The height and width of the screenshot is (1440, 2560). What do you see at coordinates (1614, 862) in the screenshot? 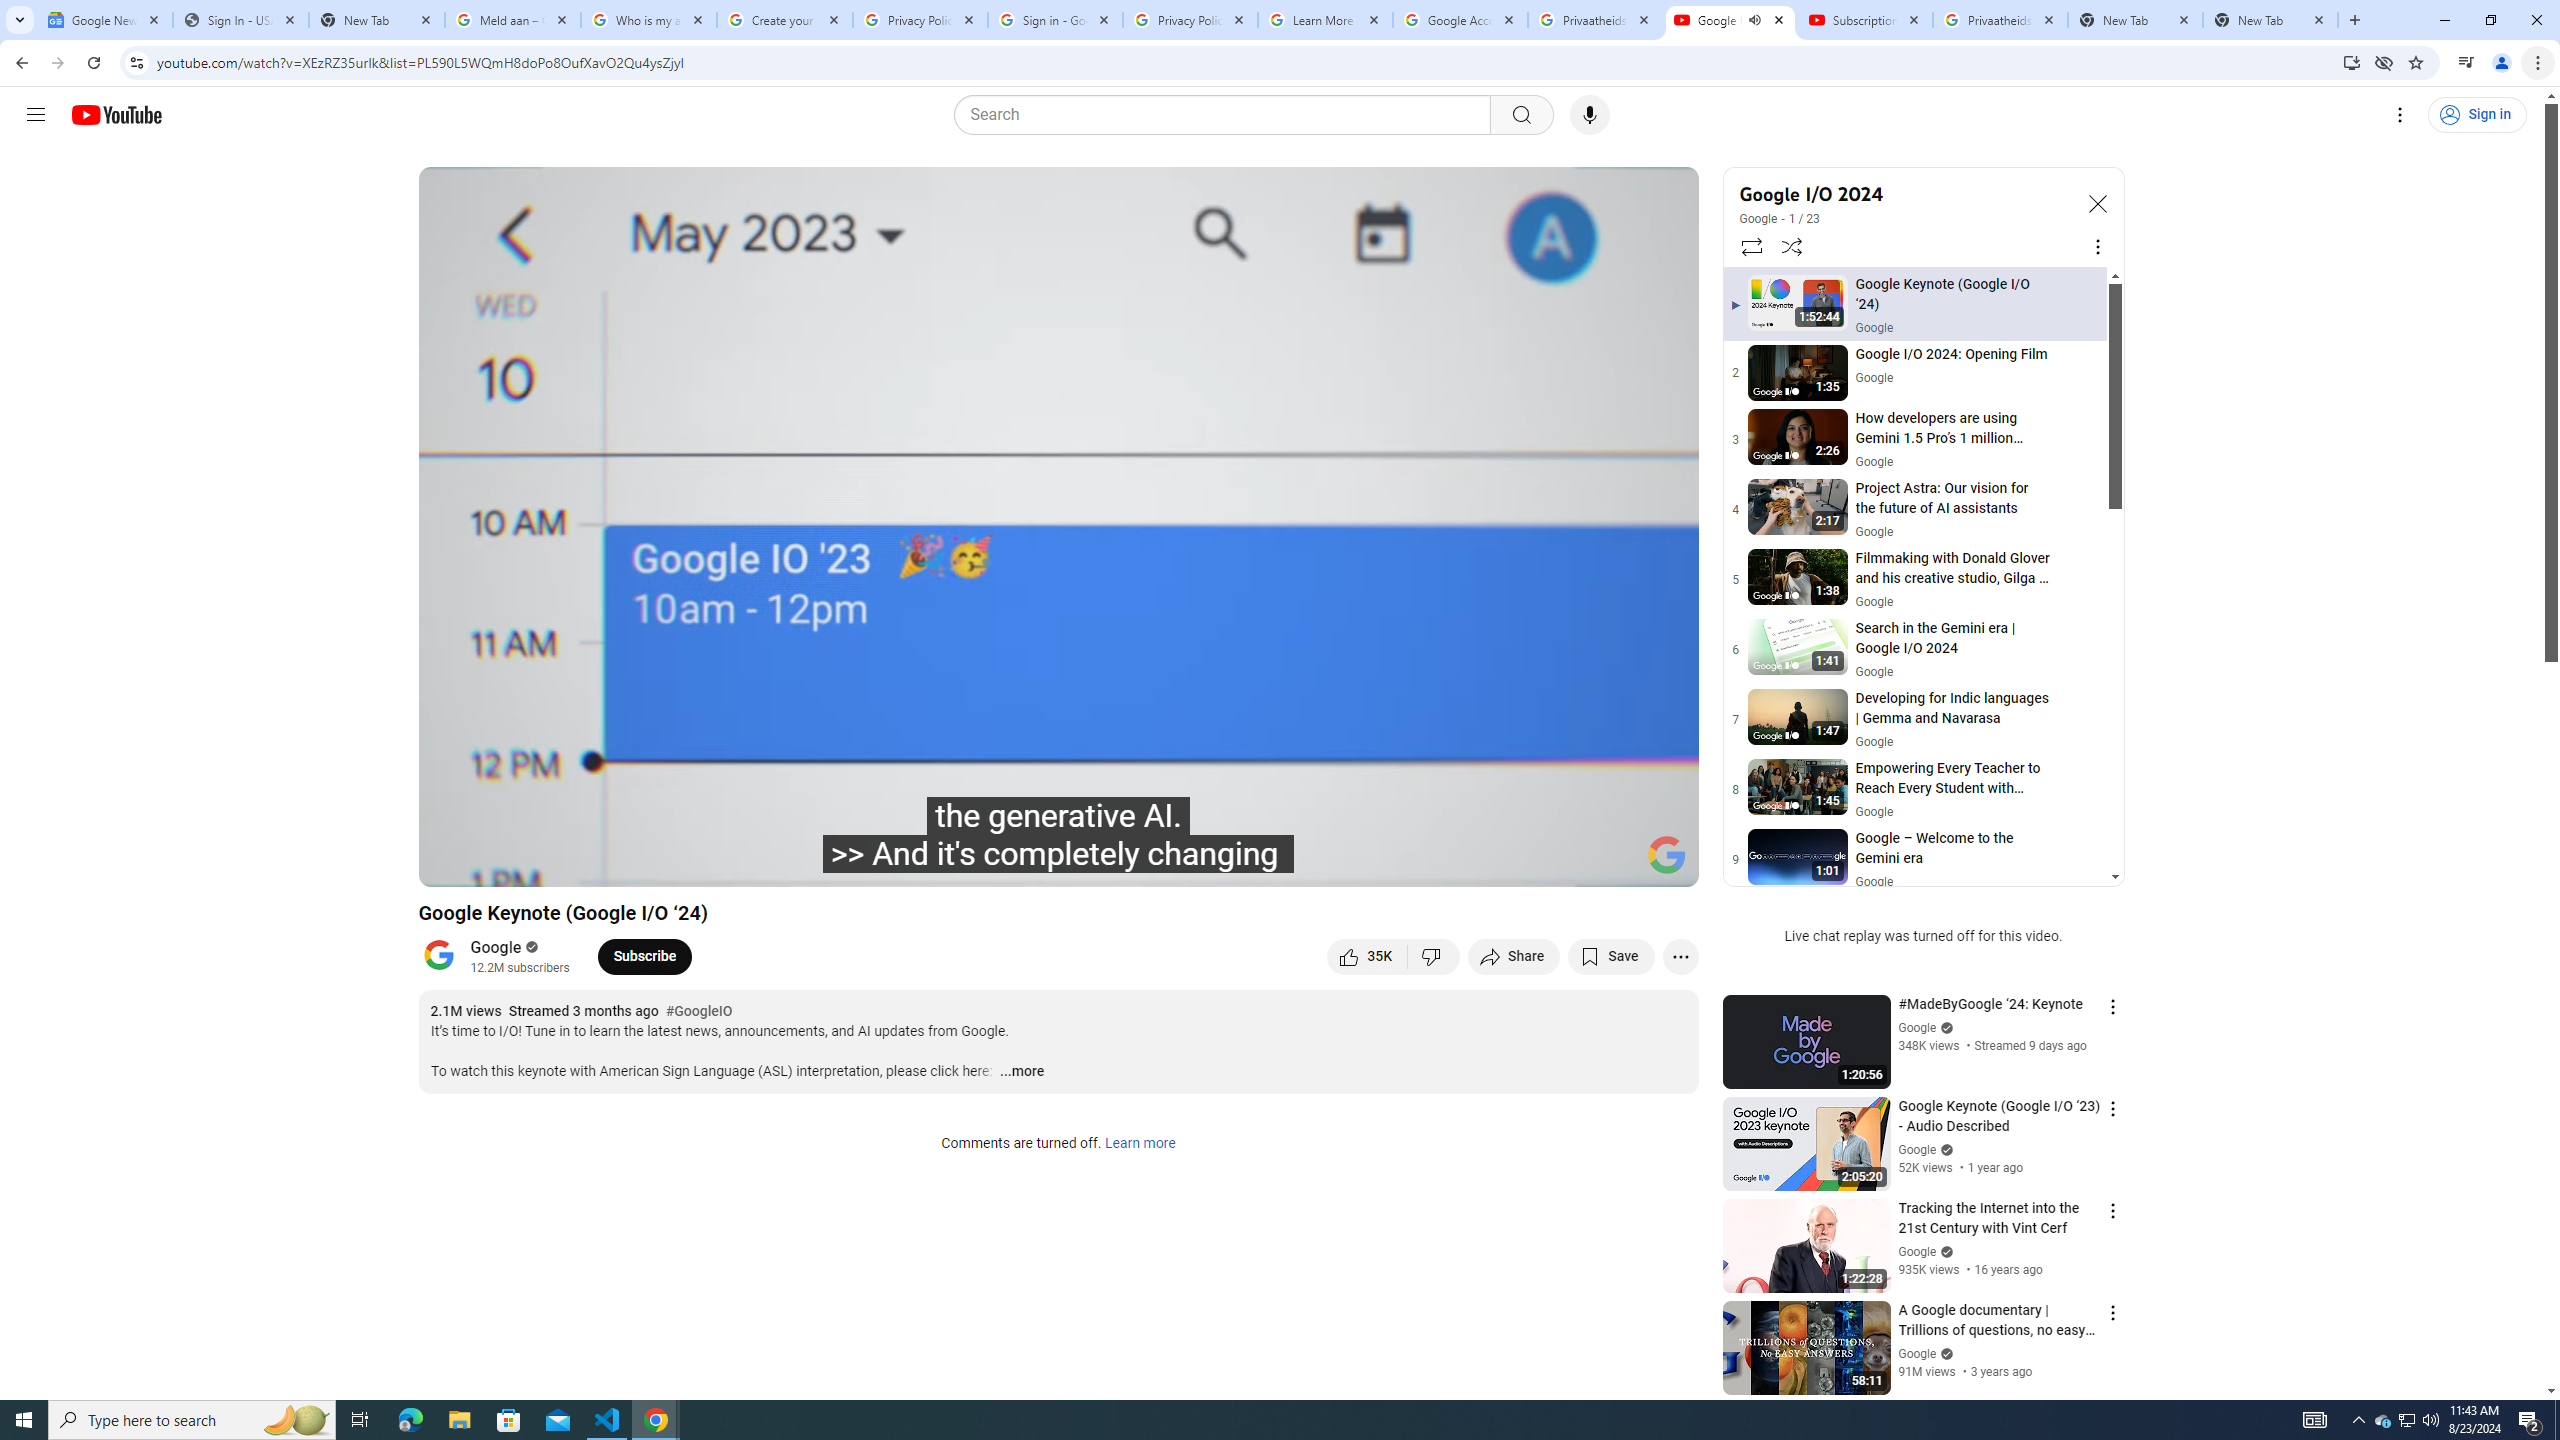
I see `'Theater mode (t)'` at bounding box center [1614, 862].